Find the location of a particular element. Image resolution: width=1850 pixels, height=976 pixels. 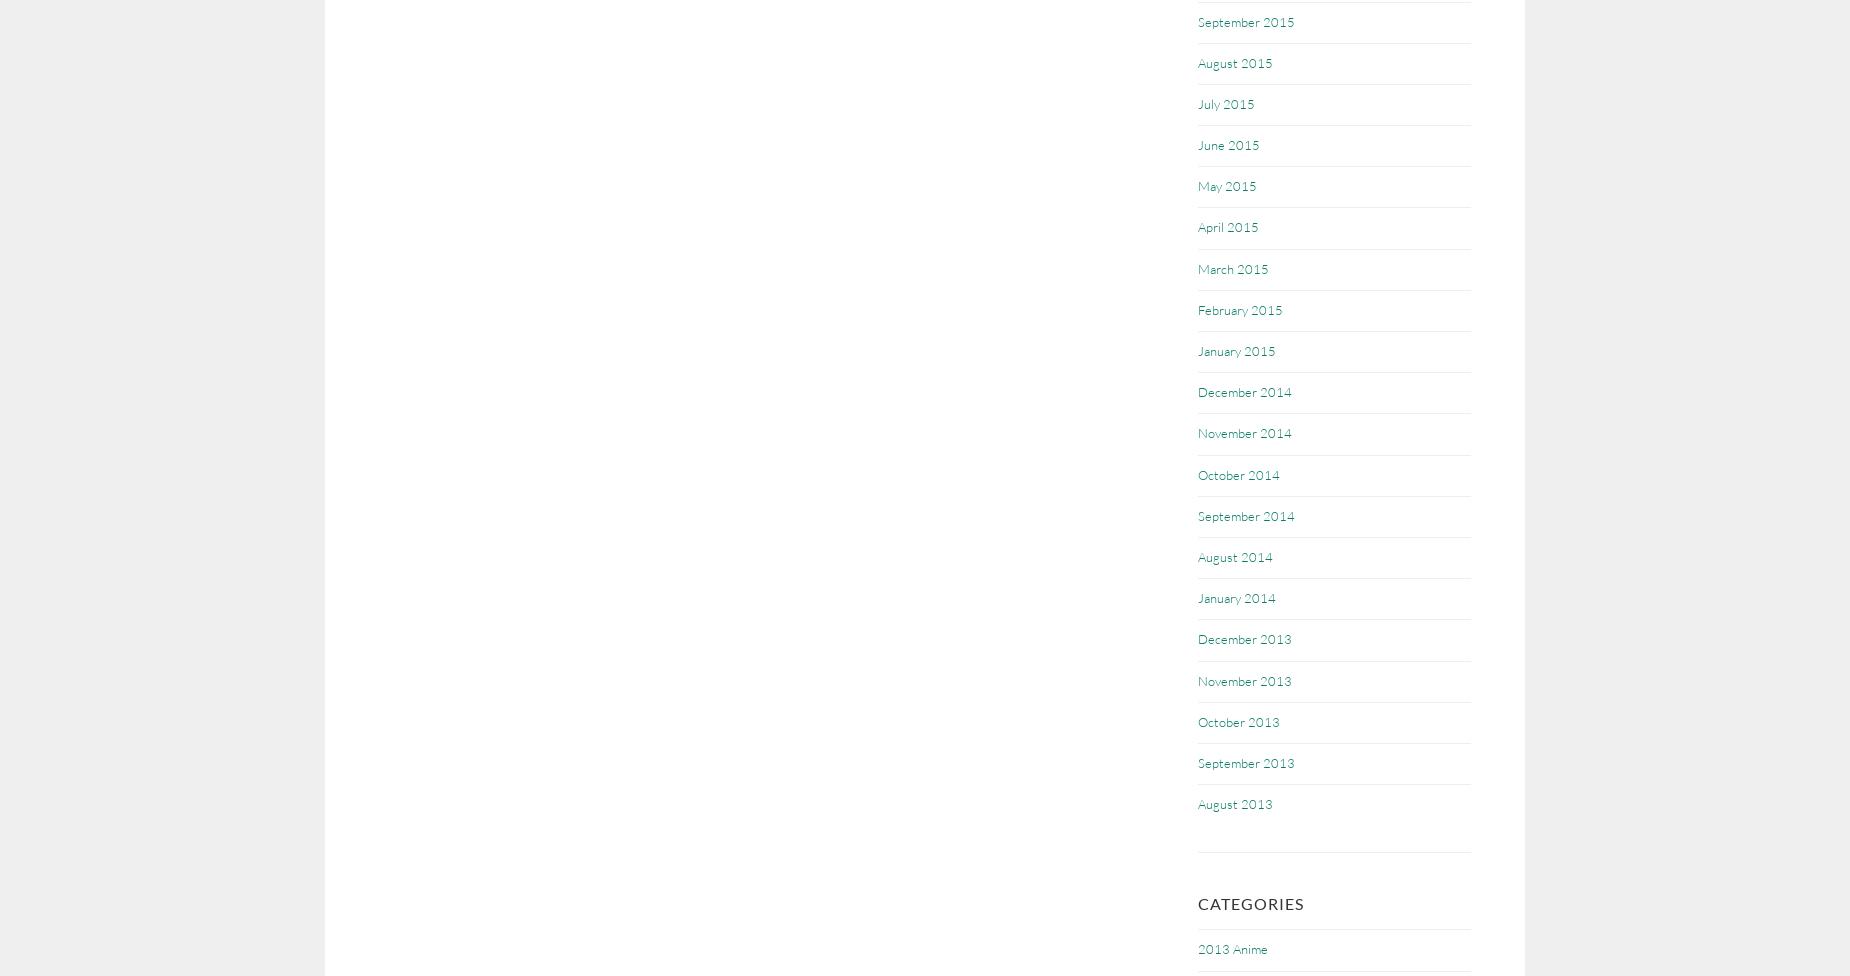

'August 2013' is located at coordinates (1234, 804).